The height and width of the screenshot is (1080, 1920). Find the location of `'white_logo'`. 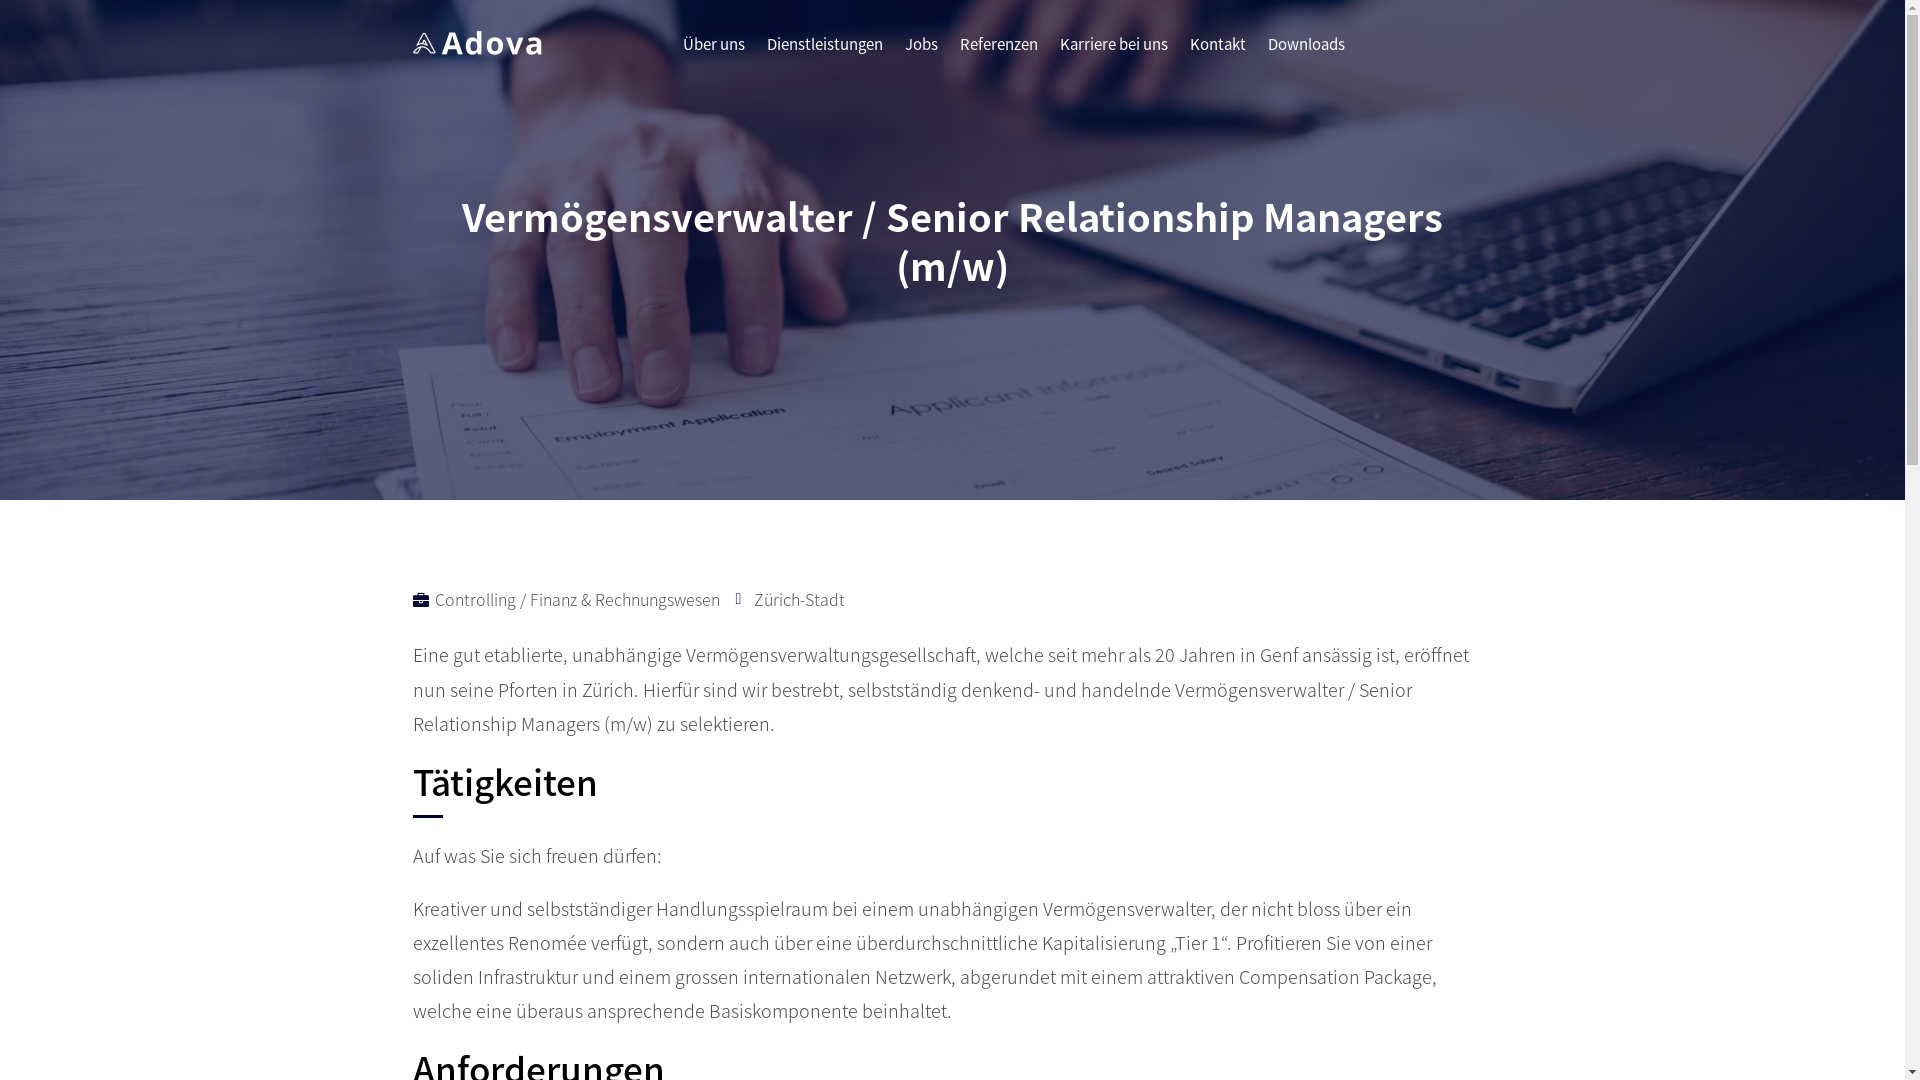

'white_logo' is located at coordinates (475, 42).